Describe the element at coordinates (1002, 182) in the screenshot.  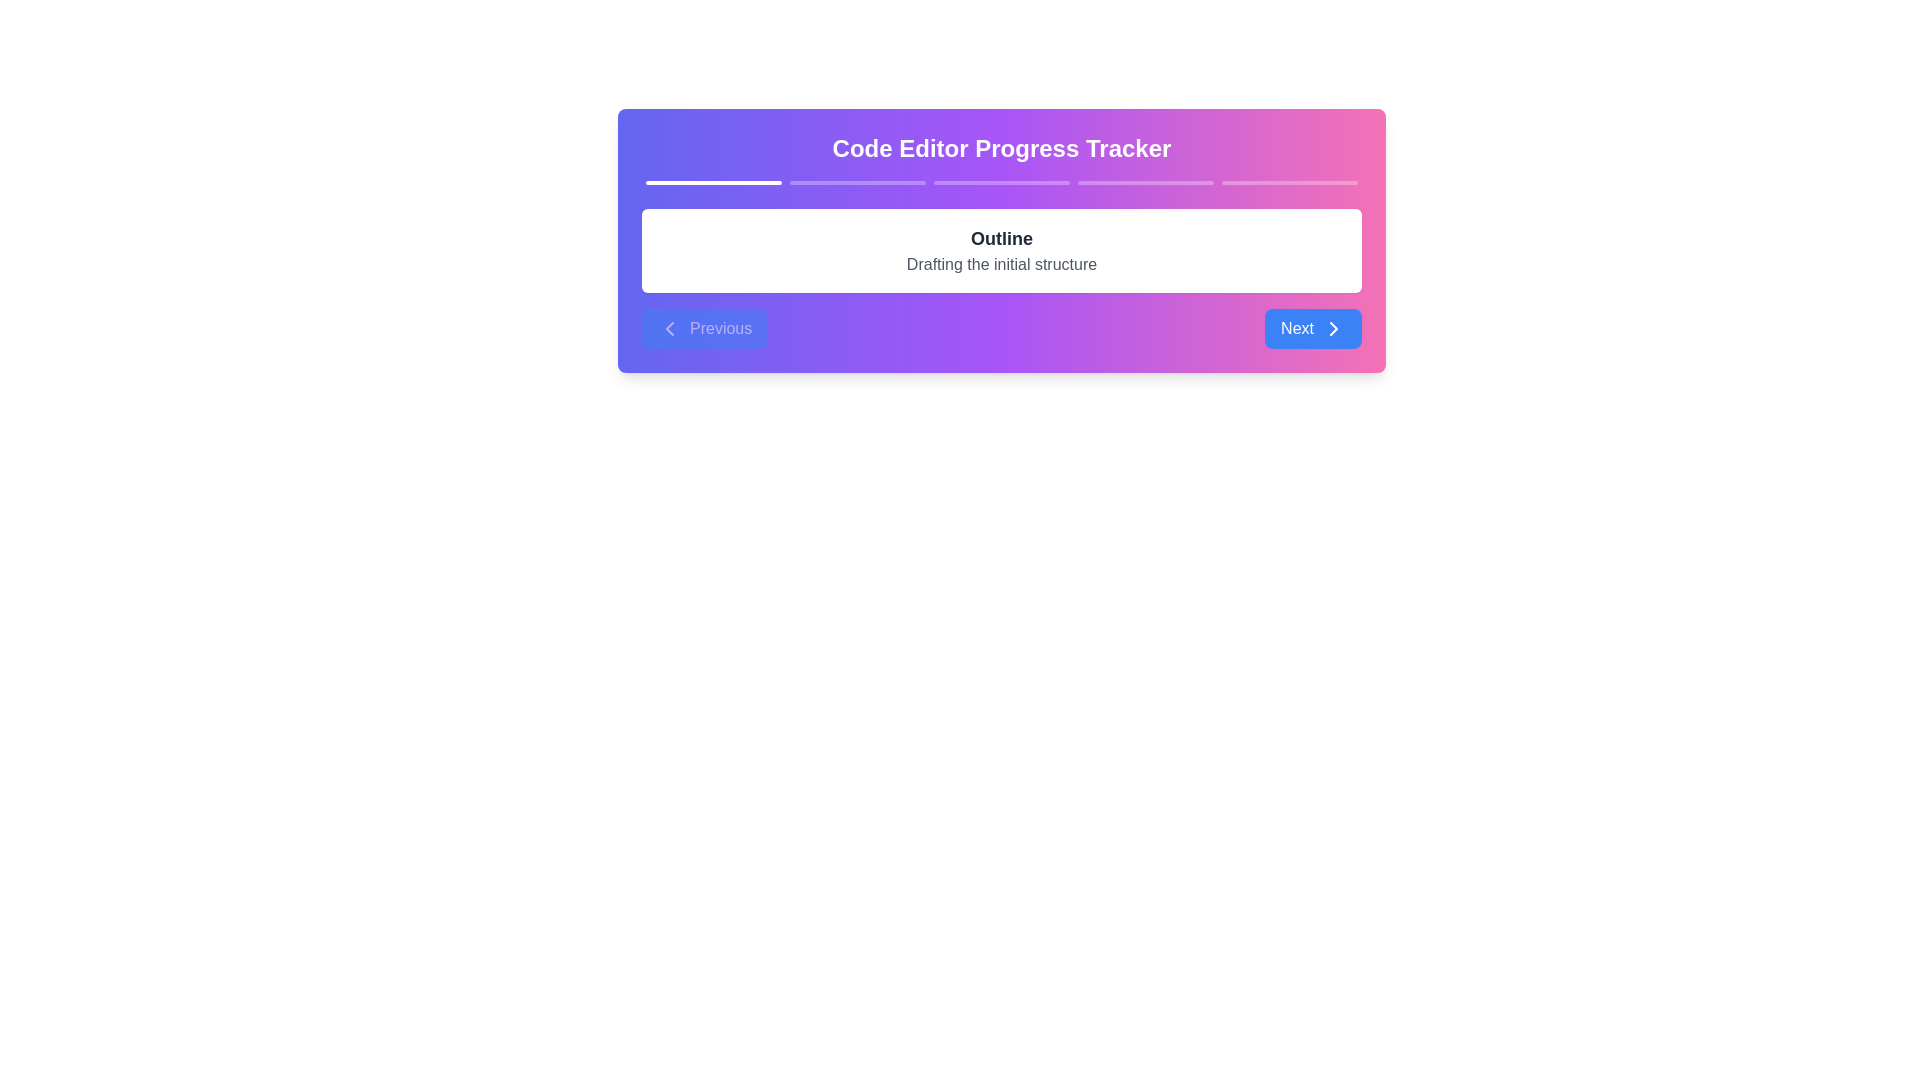
I see `the third progress bar segment, which is a horizontally elongated, thin bar with a rounded edge design and a semi-transparent white appearance` at that location.